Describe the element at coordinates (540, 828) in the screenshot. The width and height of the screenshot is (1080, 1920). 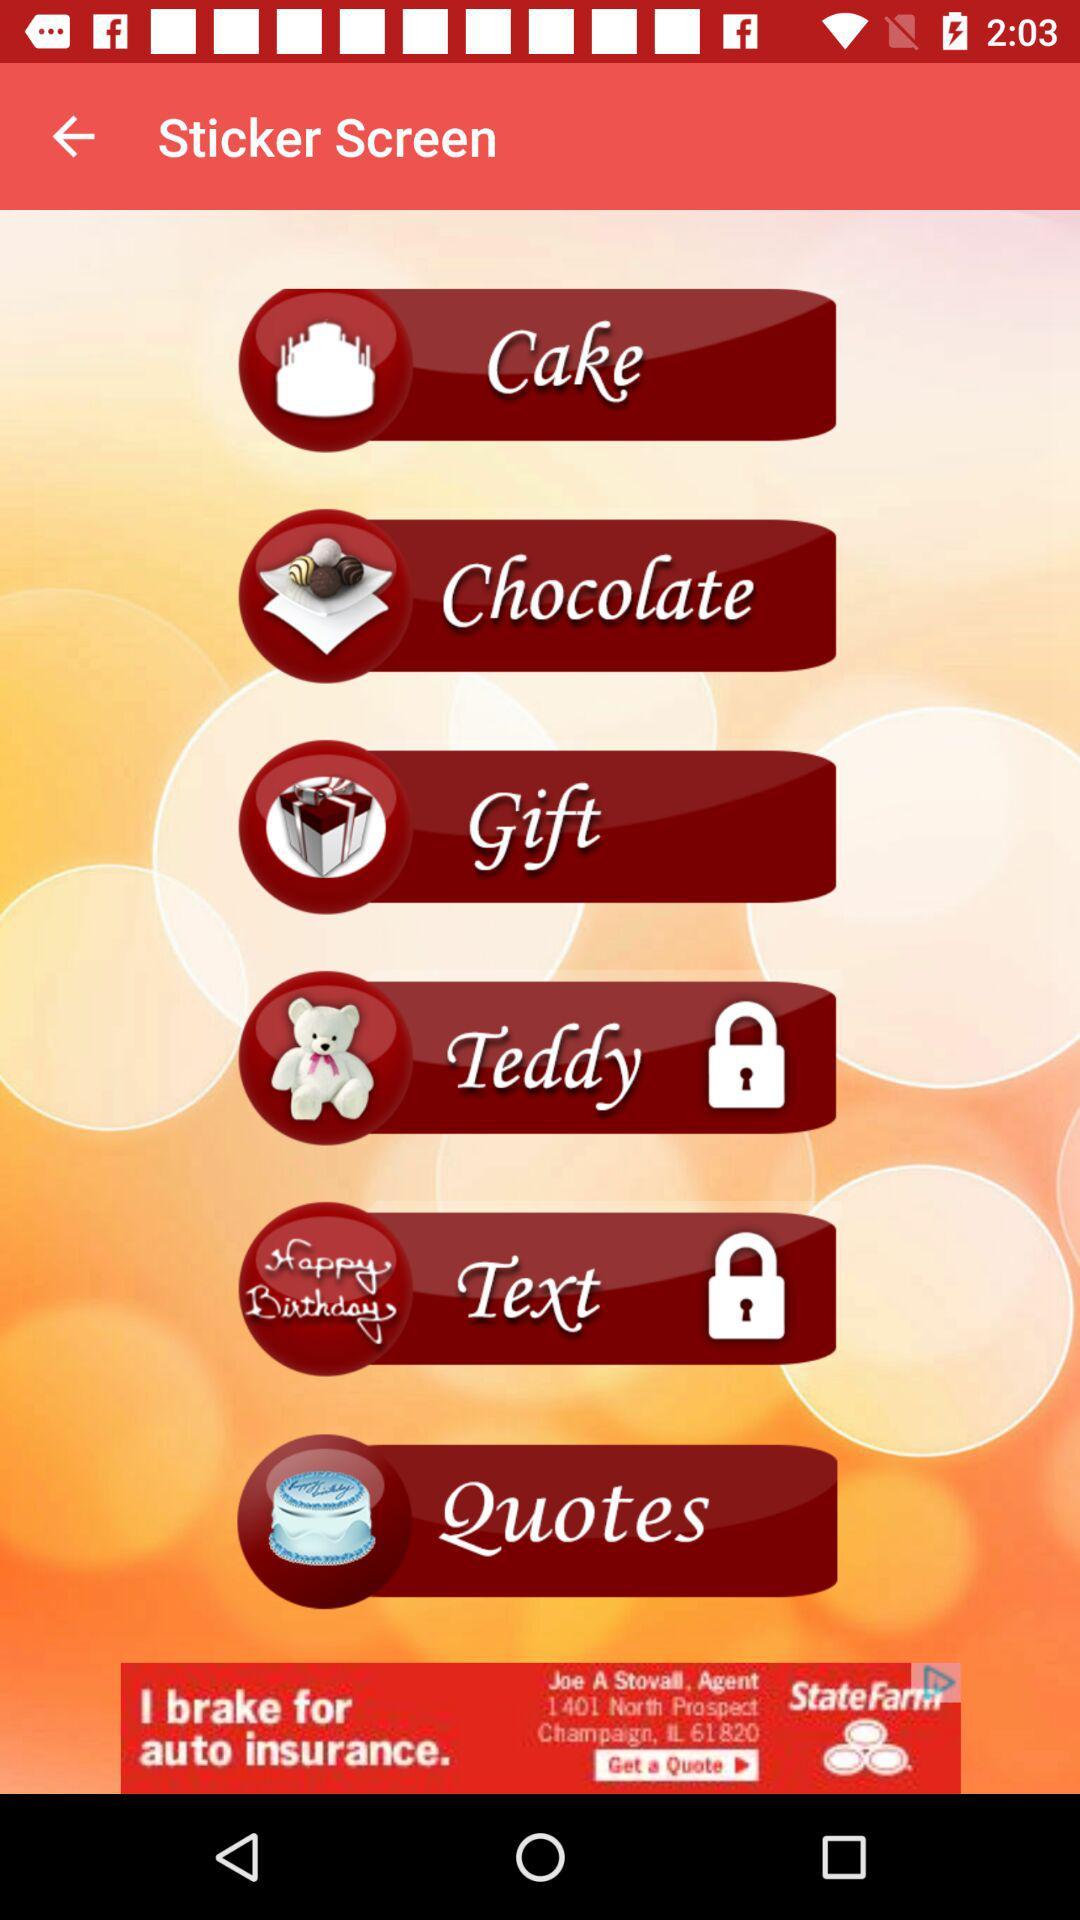
I see `option` at that location.